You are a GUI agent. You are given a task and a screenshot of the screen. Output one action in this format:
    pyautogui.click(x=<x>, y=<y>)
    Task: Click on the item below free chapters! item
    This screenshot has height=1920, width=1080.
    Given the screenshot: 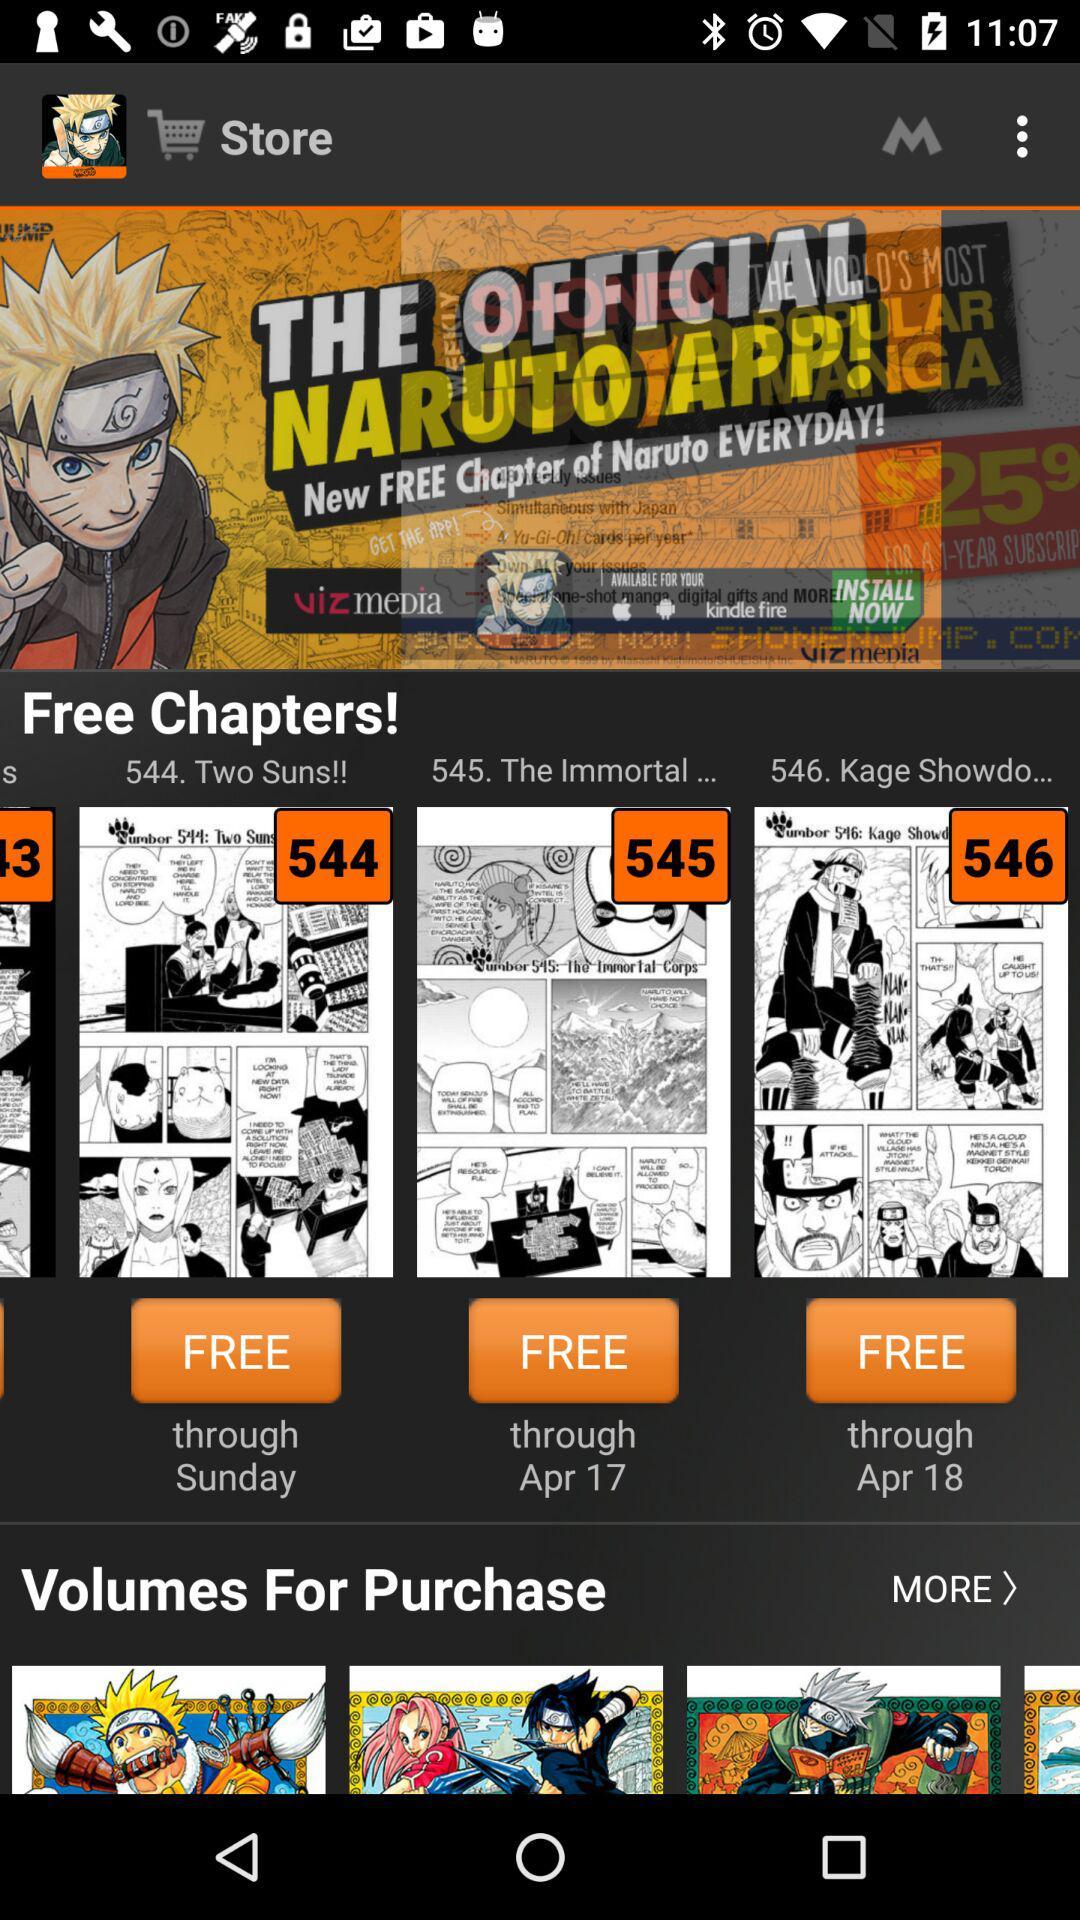 What is the action you would take?
    pyautogui.click(x=573, y=769)
    